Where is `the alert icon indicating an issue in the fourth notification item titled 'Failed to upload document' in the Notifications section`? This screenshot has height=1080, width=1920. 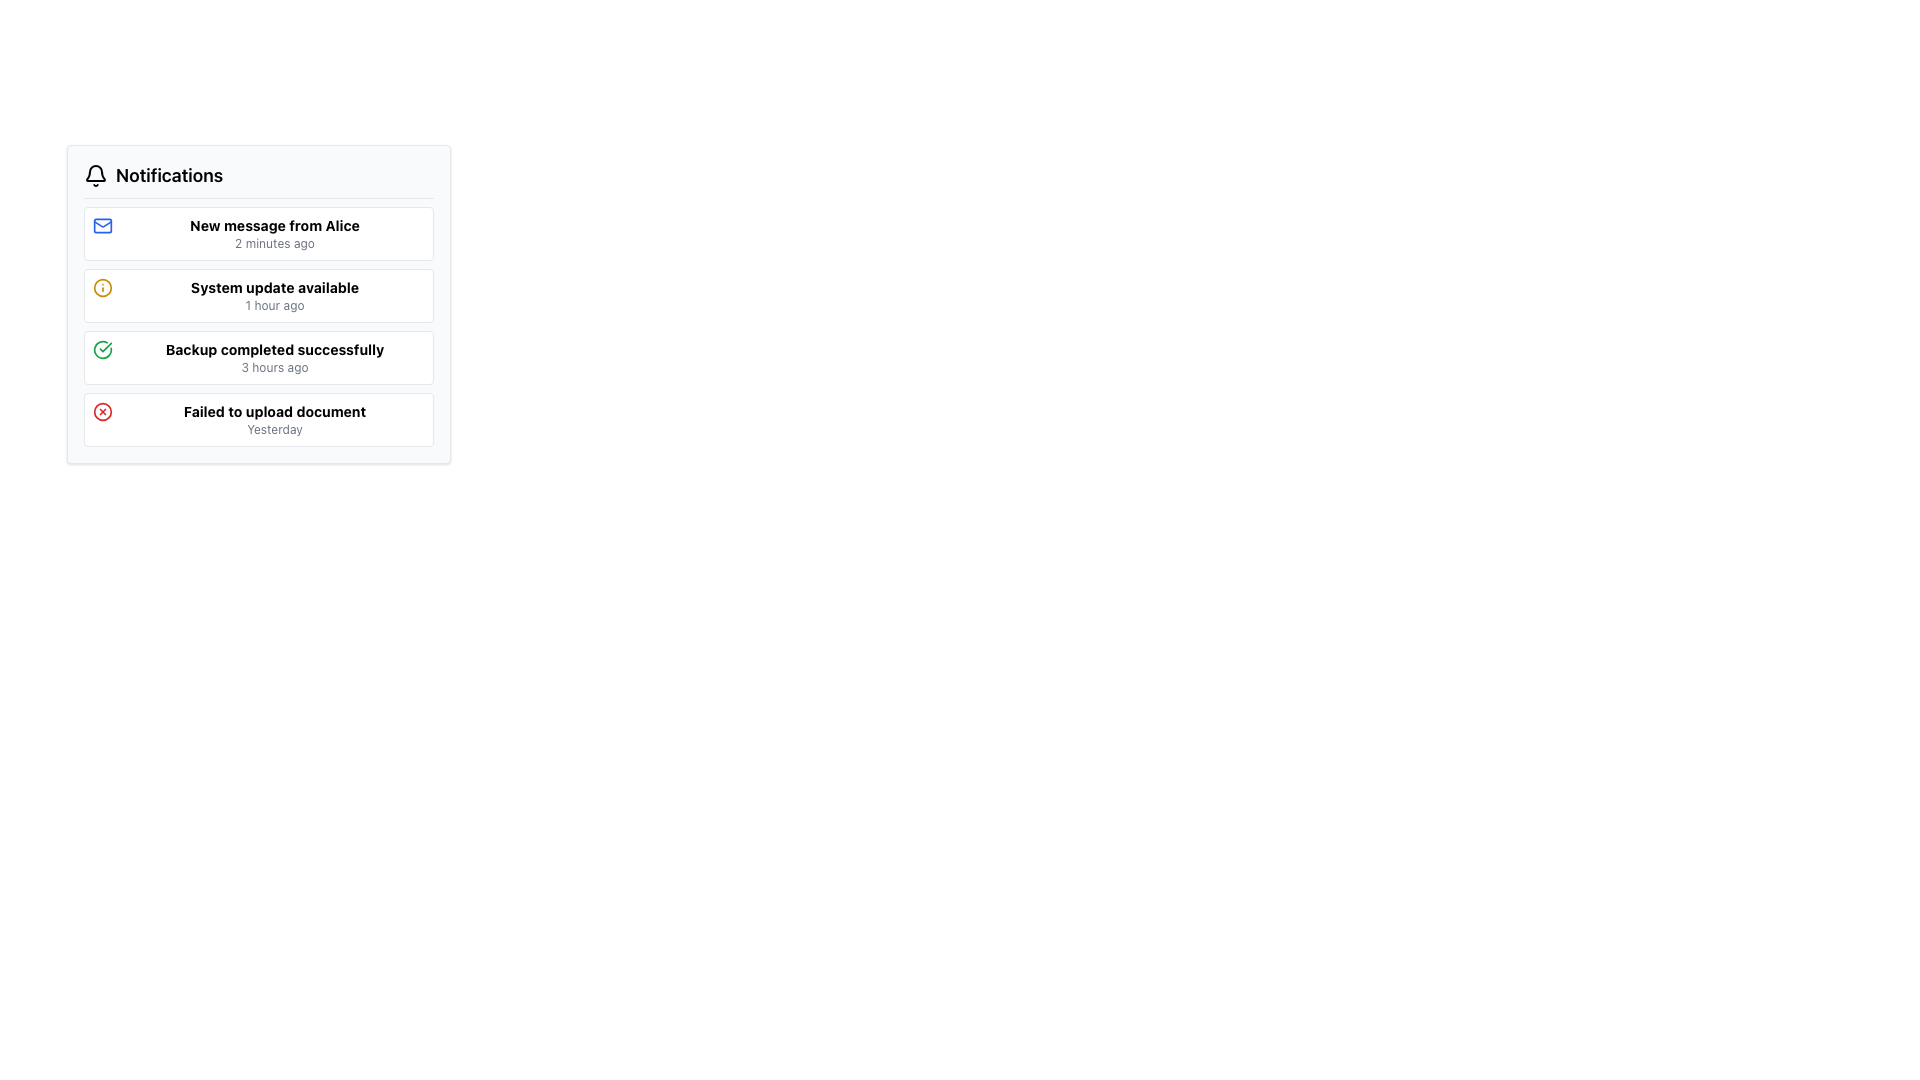 the alert icon indicating an issue in the fourth notification item titled 'Failed to upload document' in the Notifications section is located at coordinates (101, 411).